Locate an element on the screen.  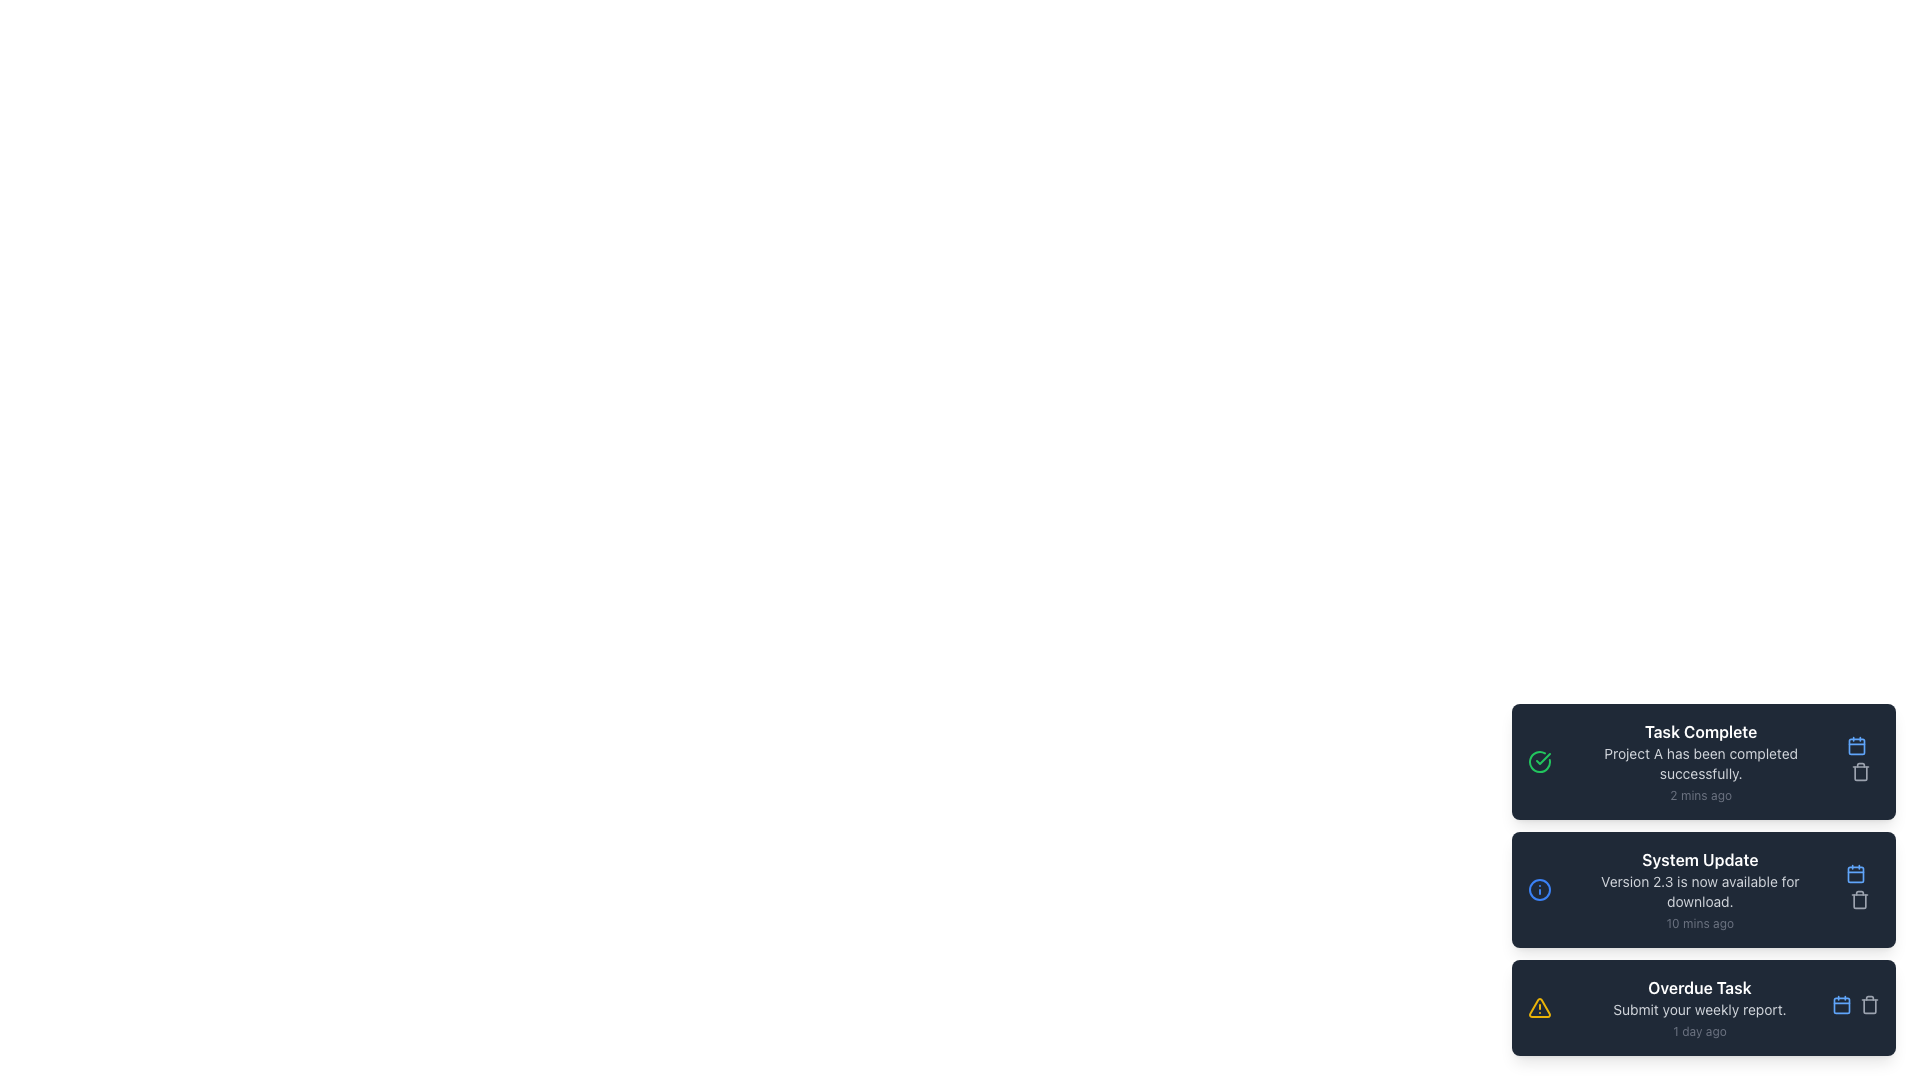
the icon button located in the 'System Update' notification card on the right-hand side is located at coordinates (1855, 873).